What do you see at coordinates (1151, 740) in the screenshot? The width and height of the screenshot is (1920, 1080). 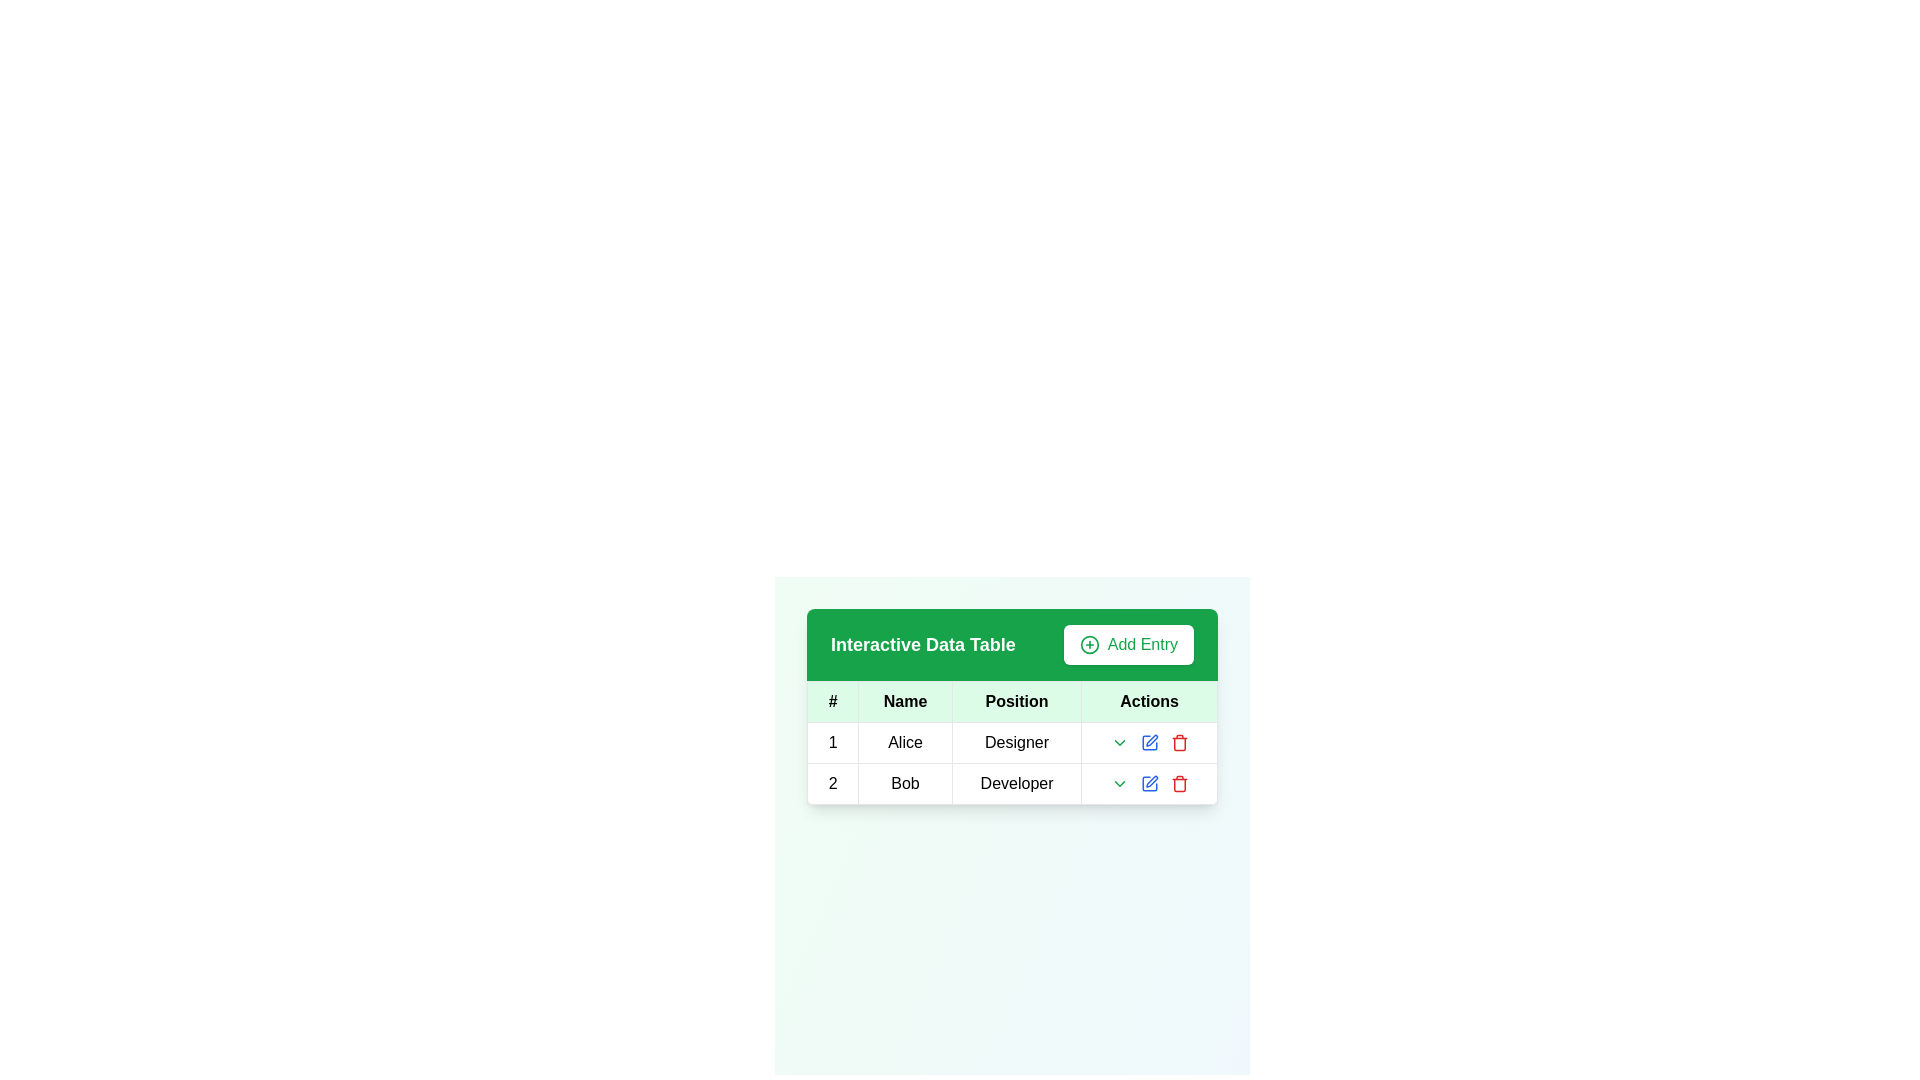 I see `the edit icon button located in the actions column for the 'Bob' data row to modify the details` at bounding box center [1151, 740].